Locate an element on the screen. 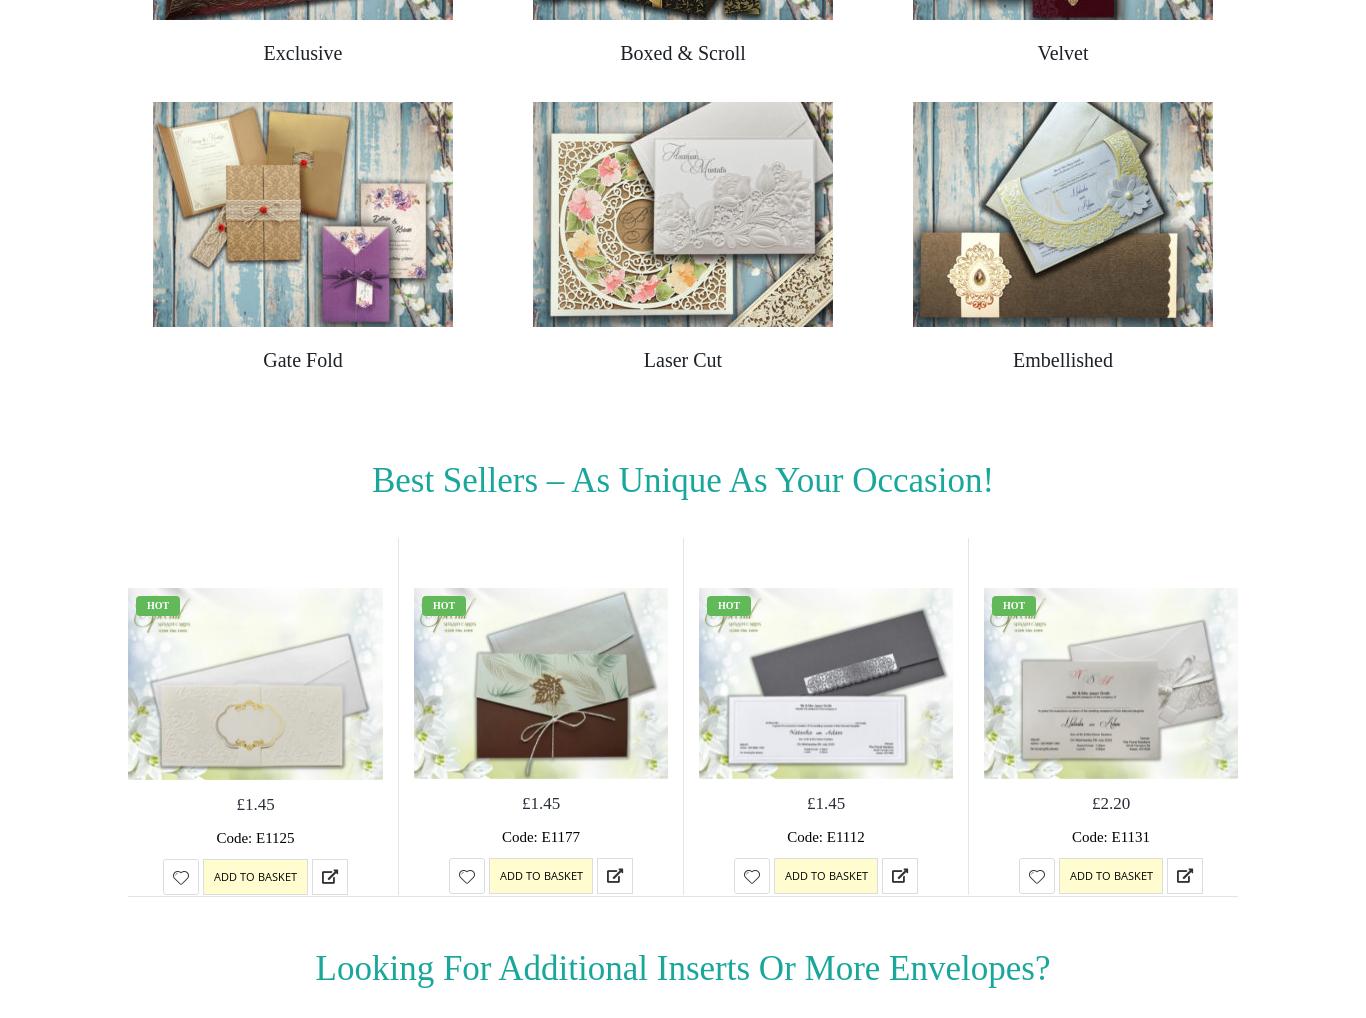 The image size is (1366, 1018). 'Best Sellers – as Unique As Your Occasion!' is located at coordinates (681, 480).